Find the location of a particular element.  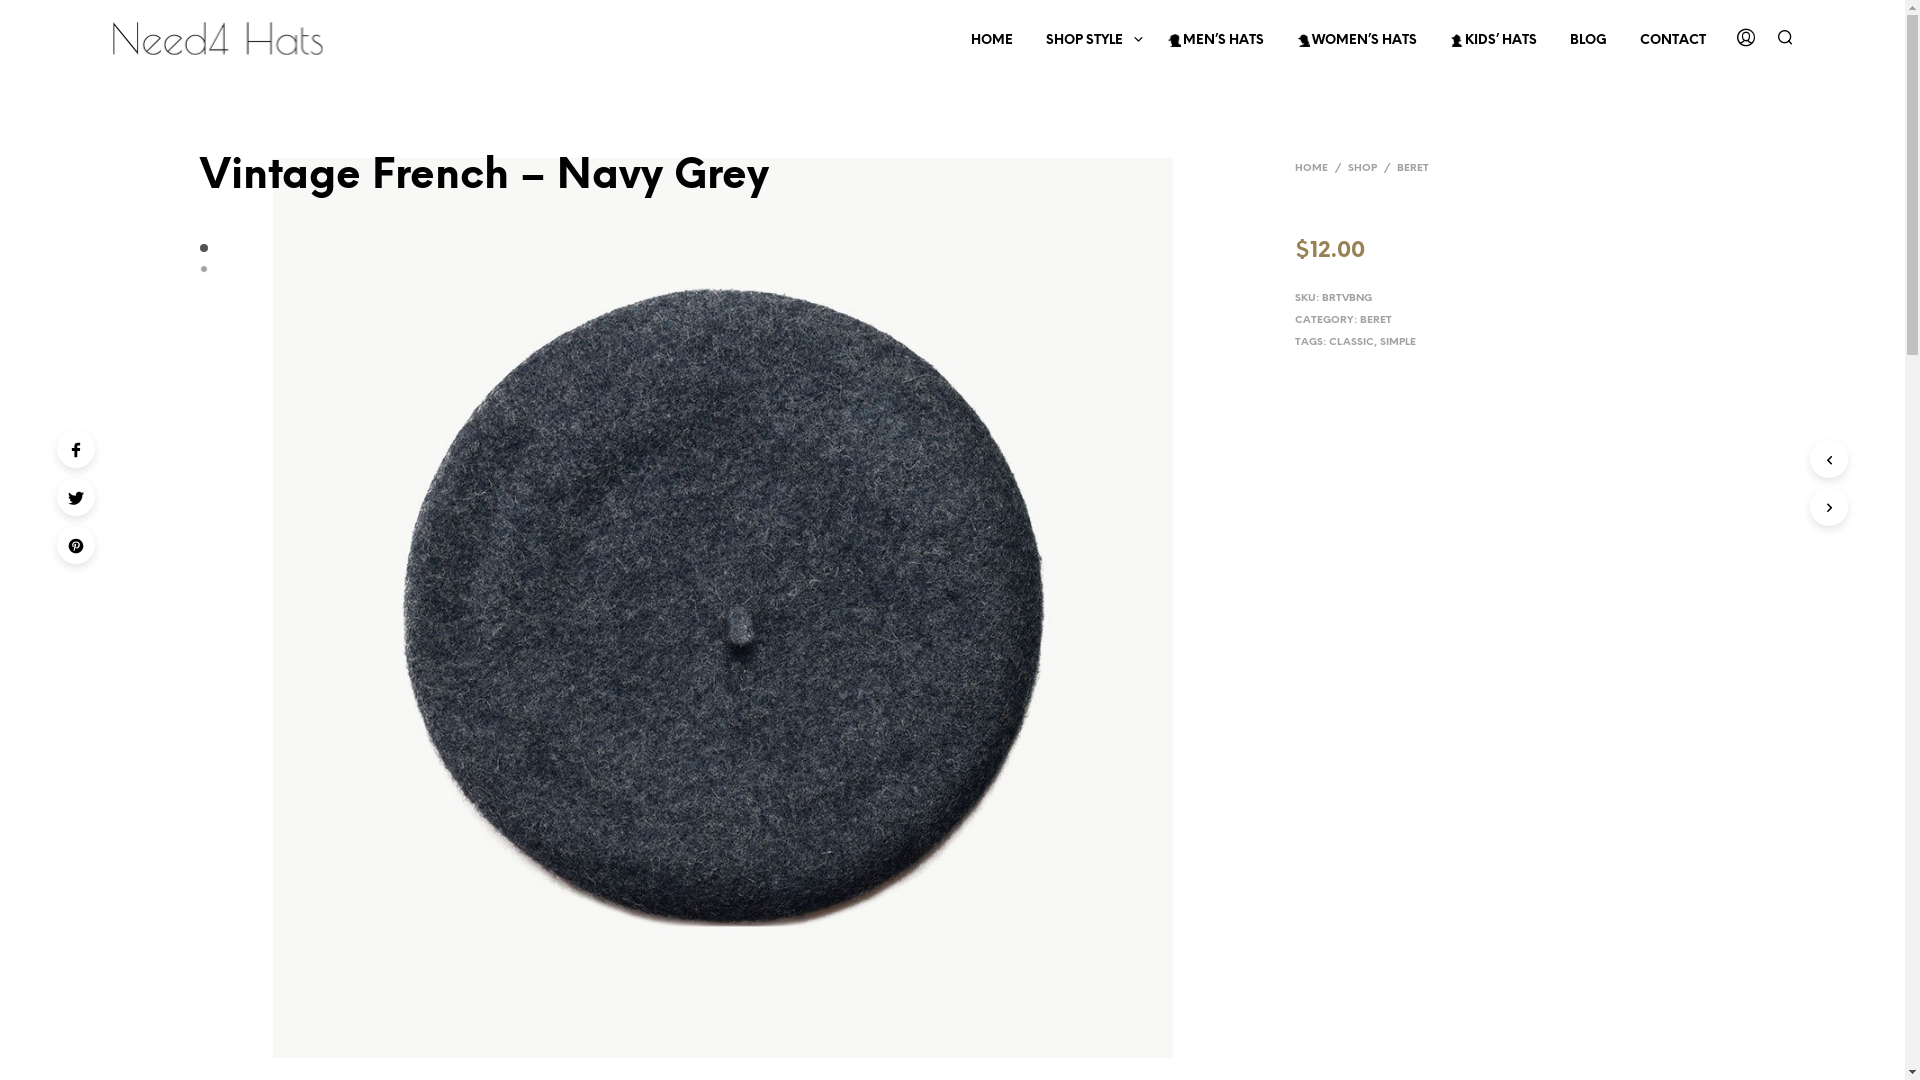

'CLASSIC' is located at coordinates (1351, 341).